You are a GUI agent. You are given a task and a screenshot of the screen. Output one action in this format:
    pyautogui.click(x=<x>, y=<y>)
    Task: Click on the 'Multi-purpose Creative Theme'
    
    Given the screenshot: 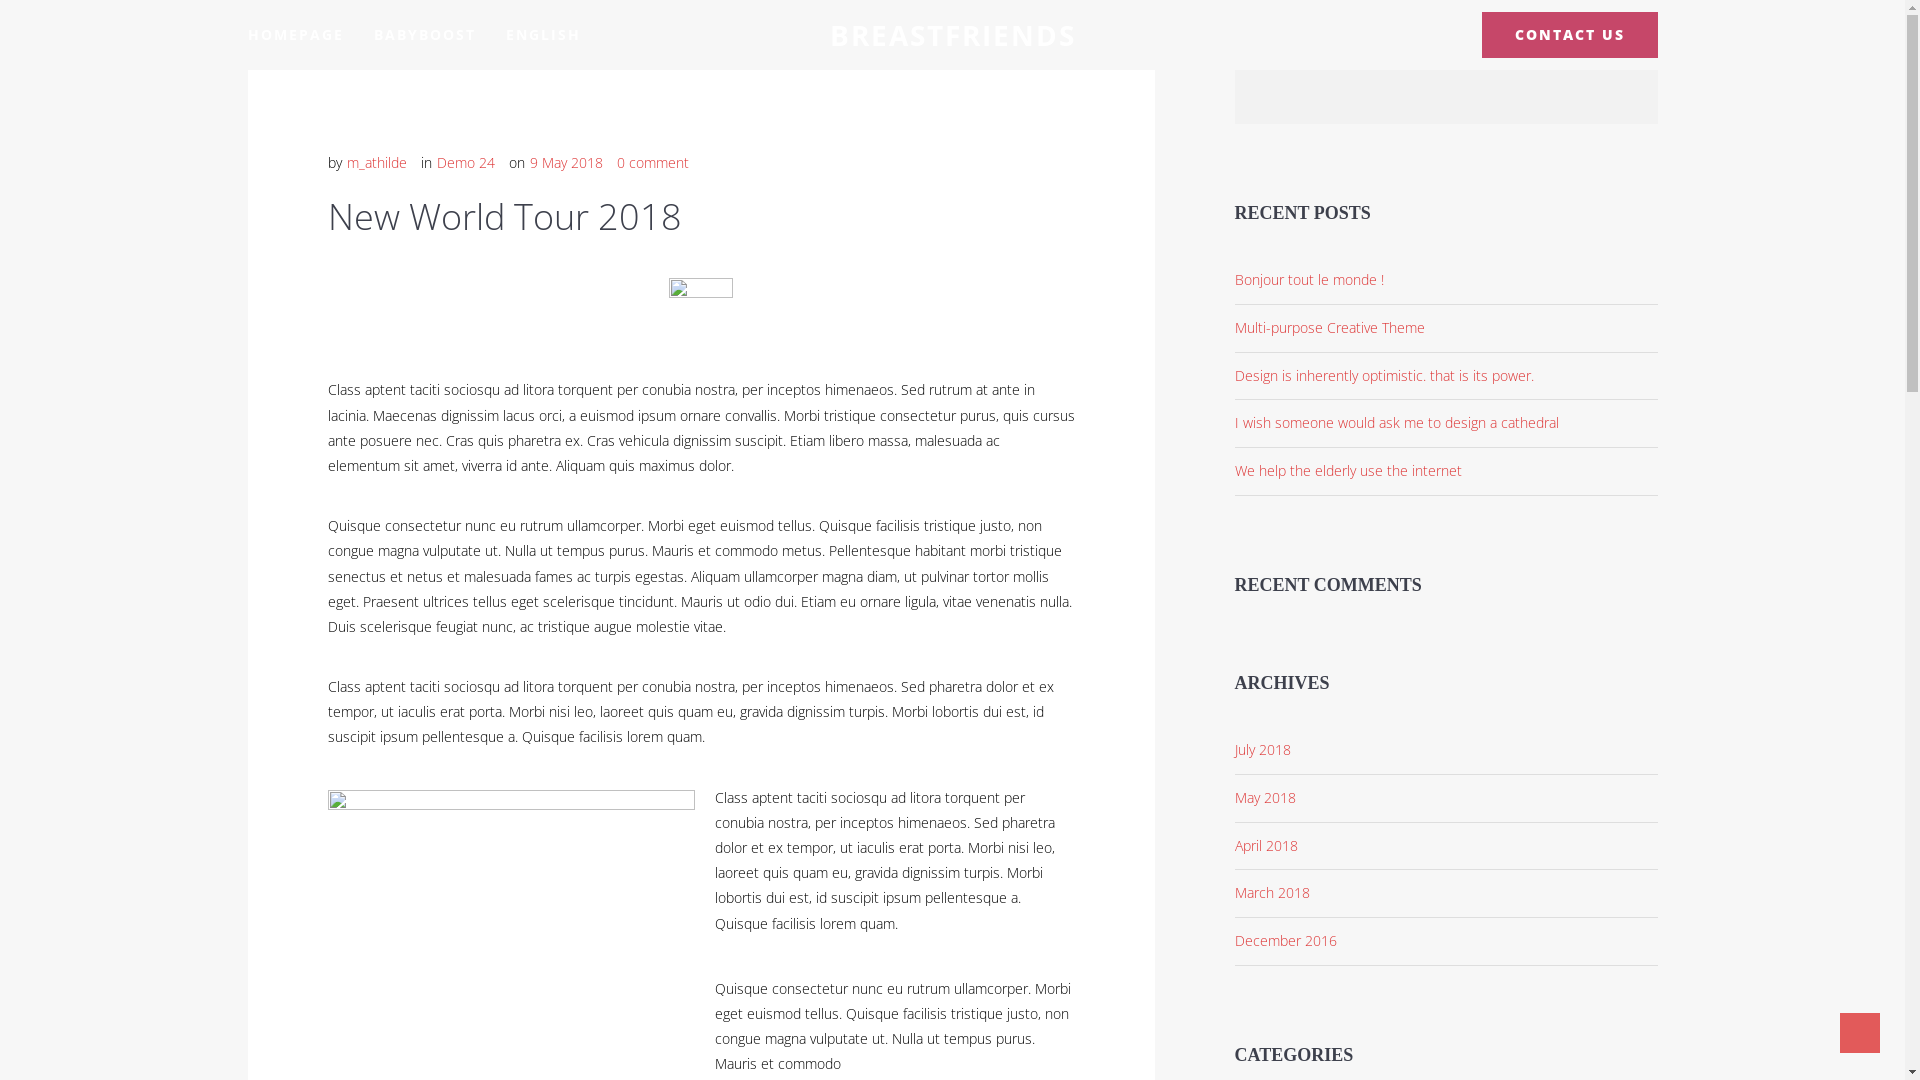 What is the action you would take?
    pyautogui.click(x=1445, y=327)
    